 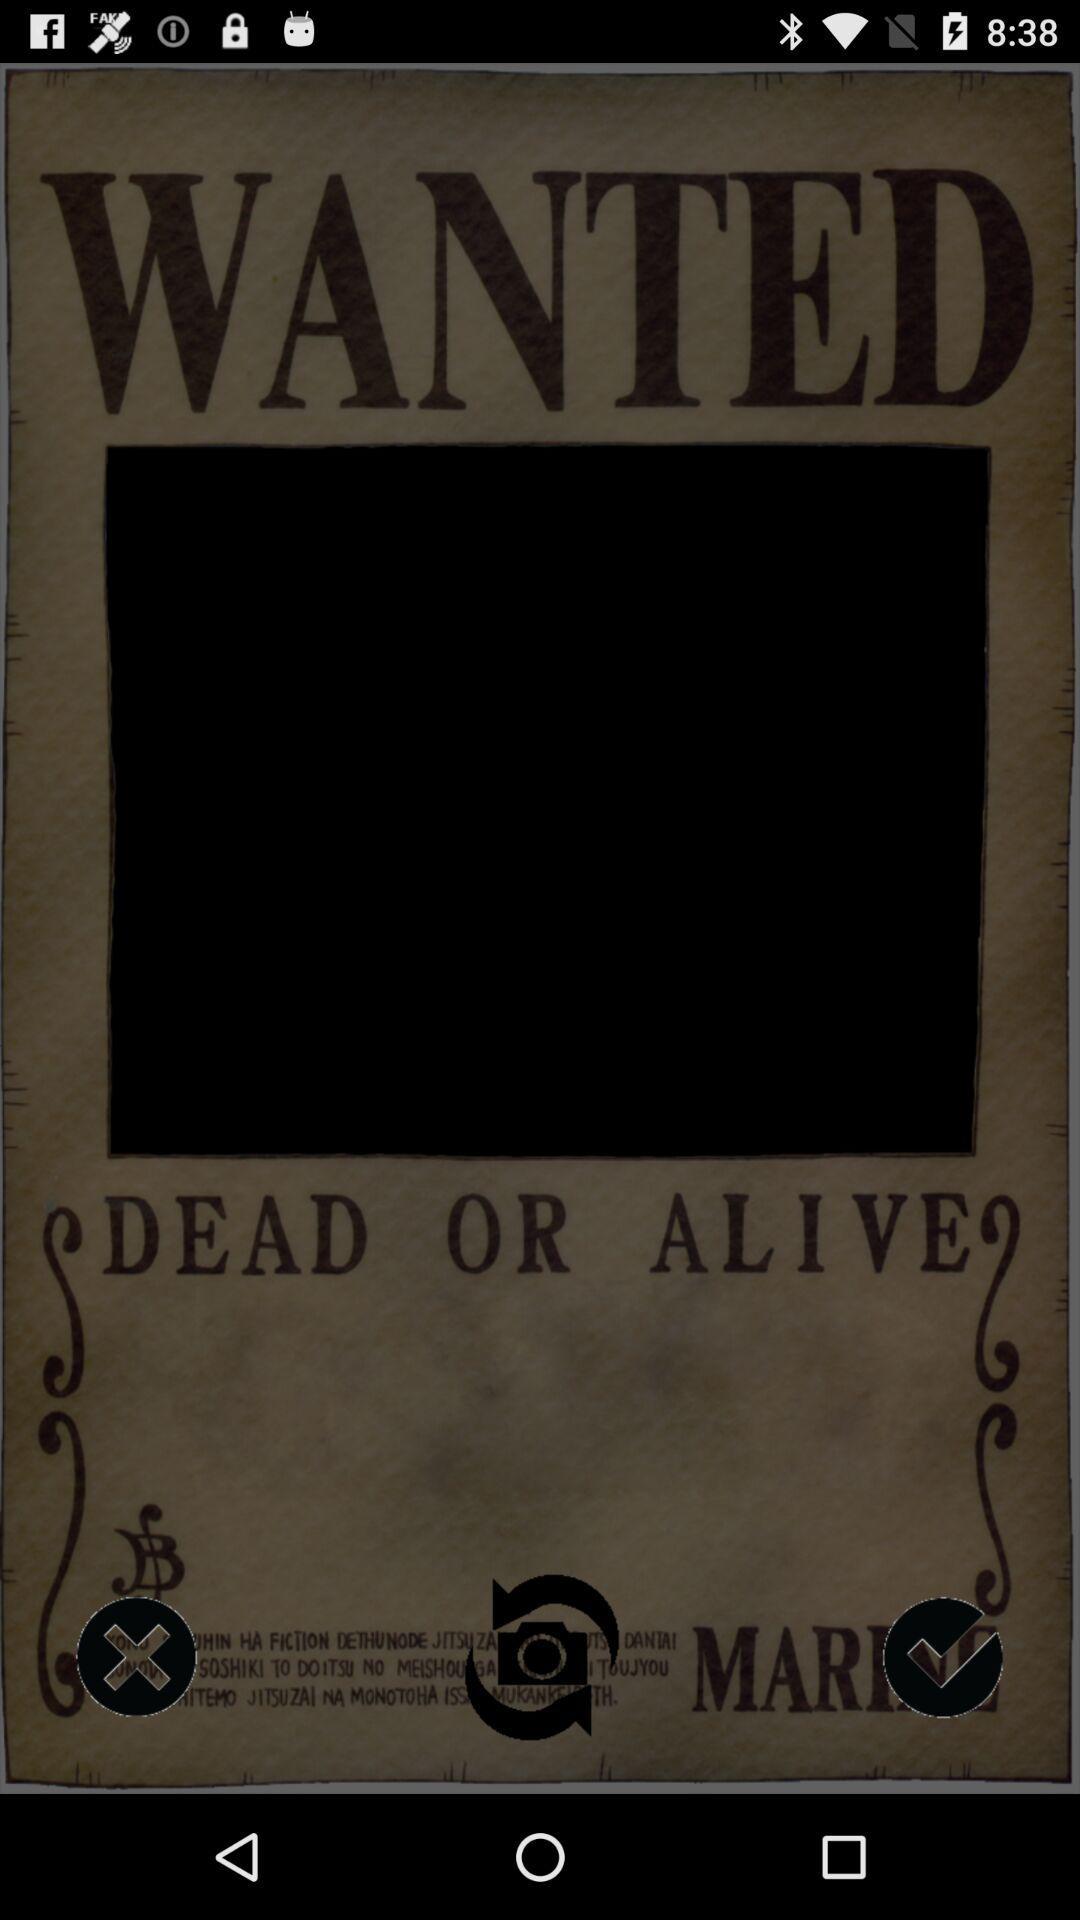 I want to click on the check icon, so click(x=943, y=1773).